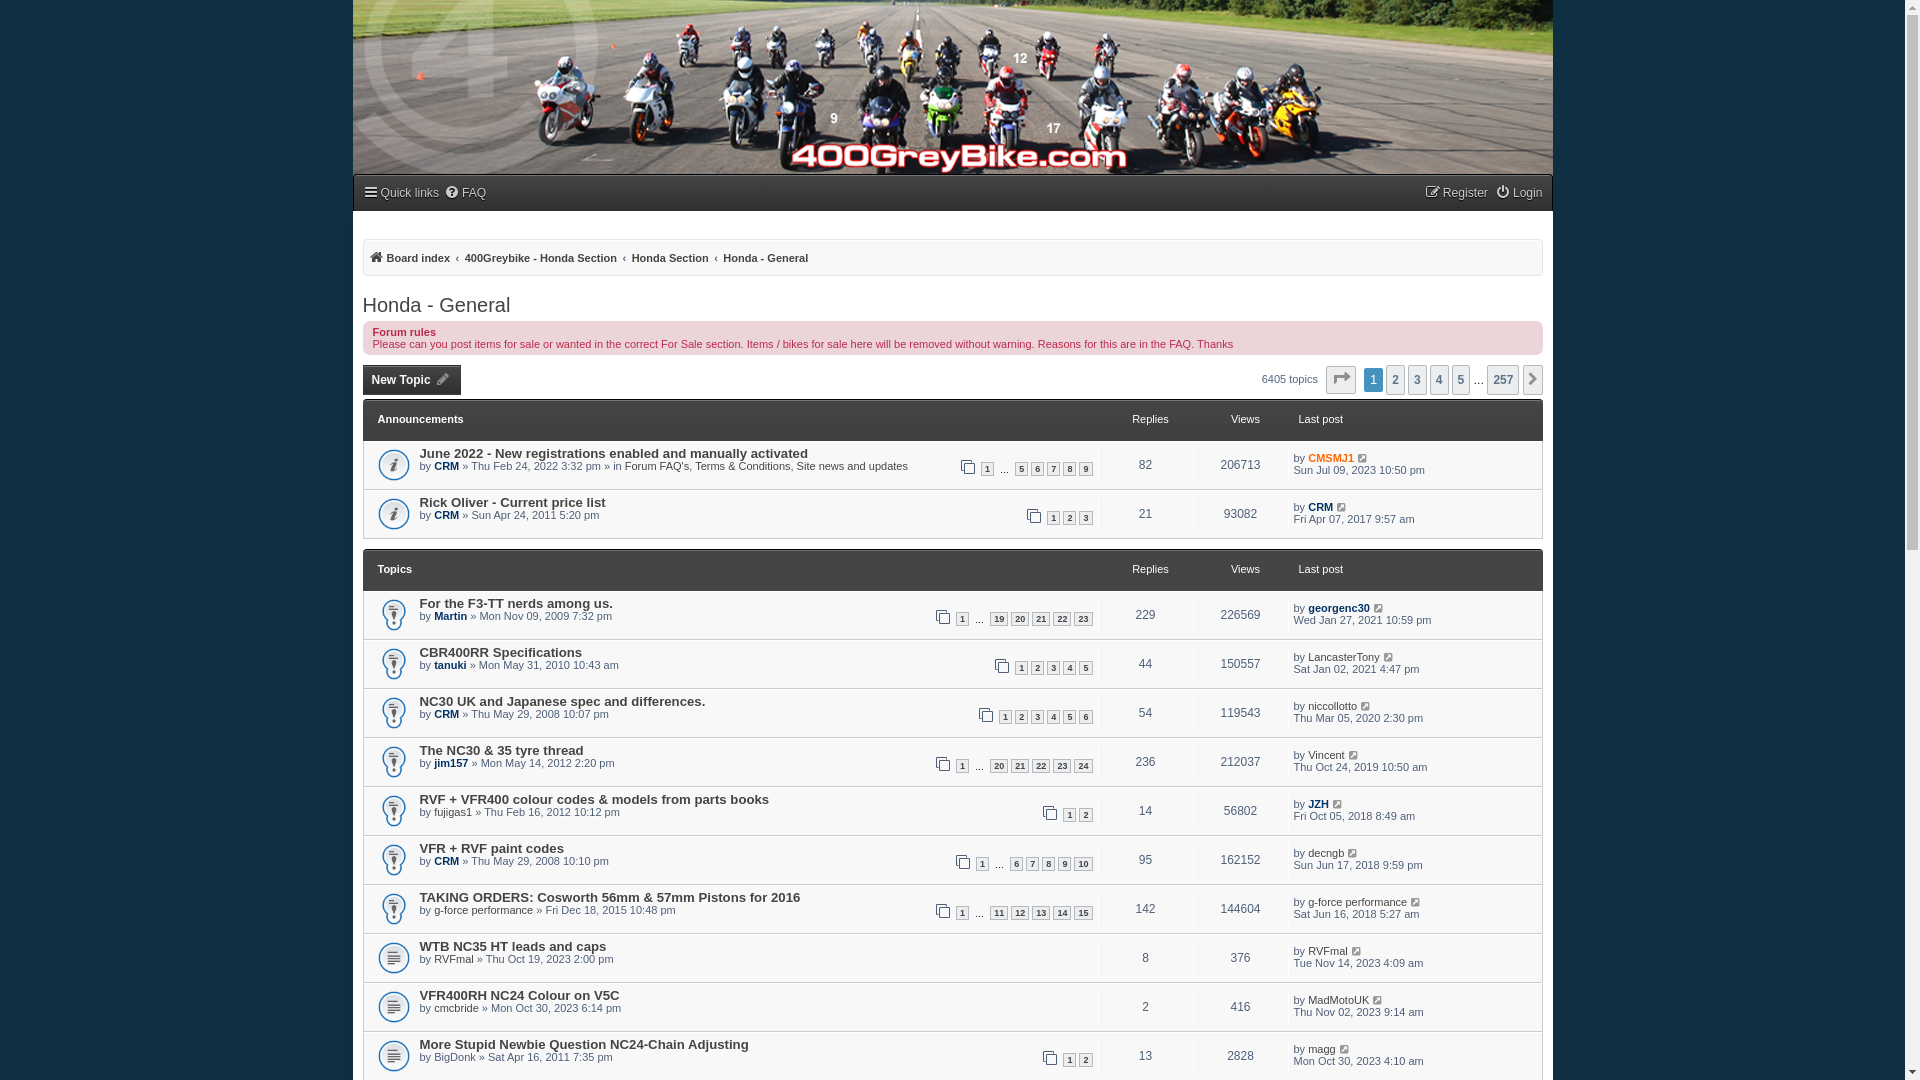 Image resolution: width=1920 pixels, height=1080 pixels. What do you see at coordinates (449, 664) in the screenshot?
I see `'tanuki'` at bounding box center [449, 664].